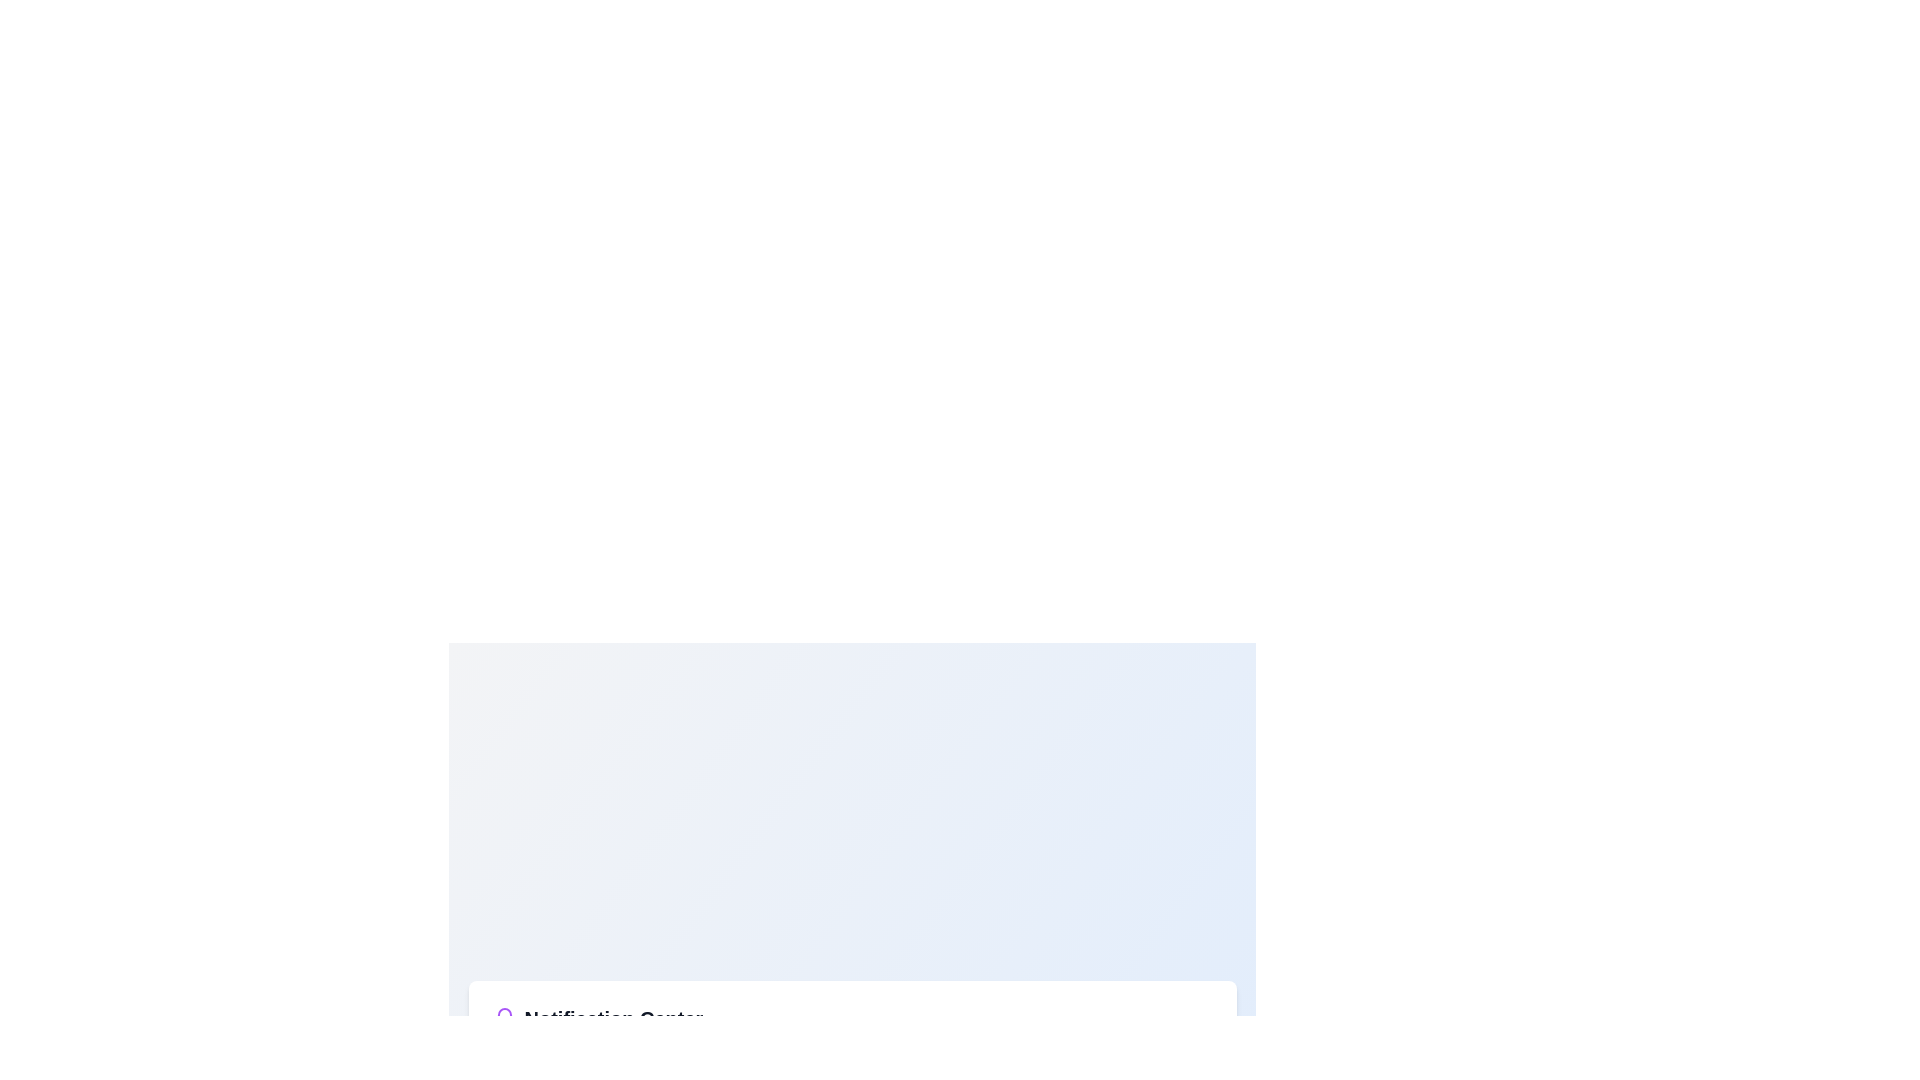 The width and height of the screenshot is (1920, 1080). I want to click on the purple bell notification icon located to the left of the 'Notification Center' text, so click(504, 1018).